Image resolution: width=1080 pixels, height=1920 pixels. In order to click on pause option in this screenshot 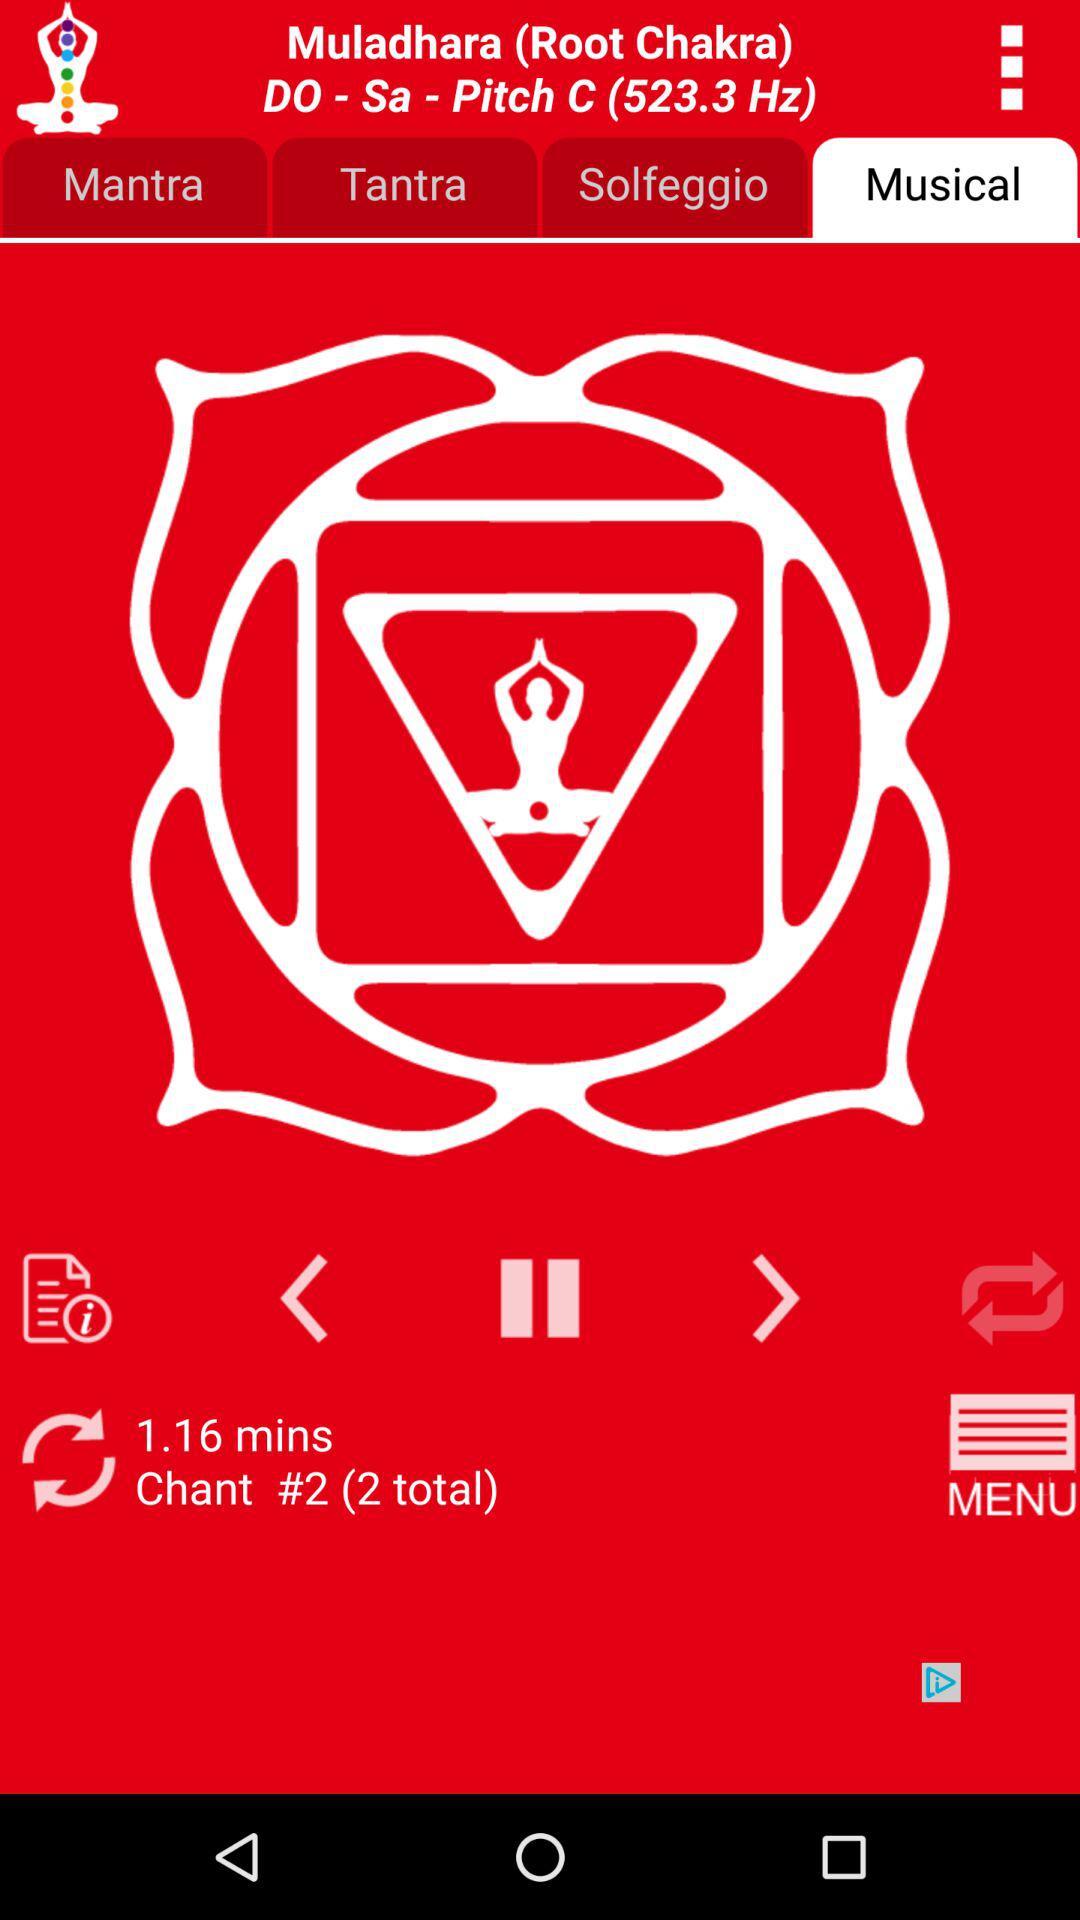, I will do `click(540, 1298)`.